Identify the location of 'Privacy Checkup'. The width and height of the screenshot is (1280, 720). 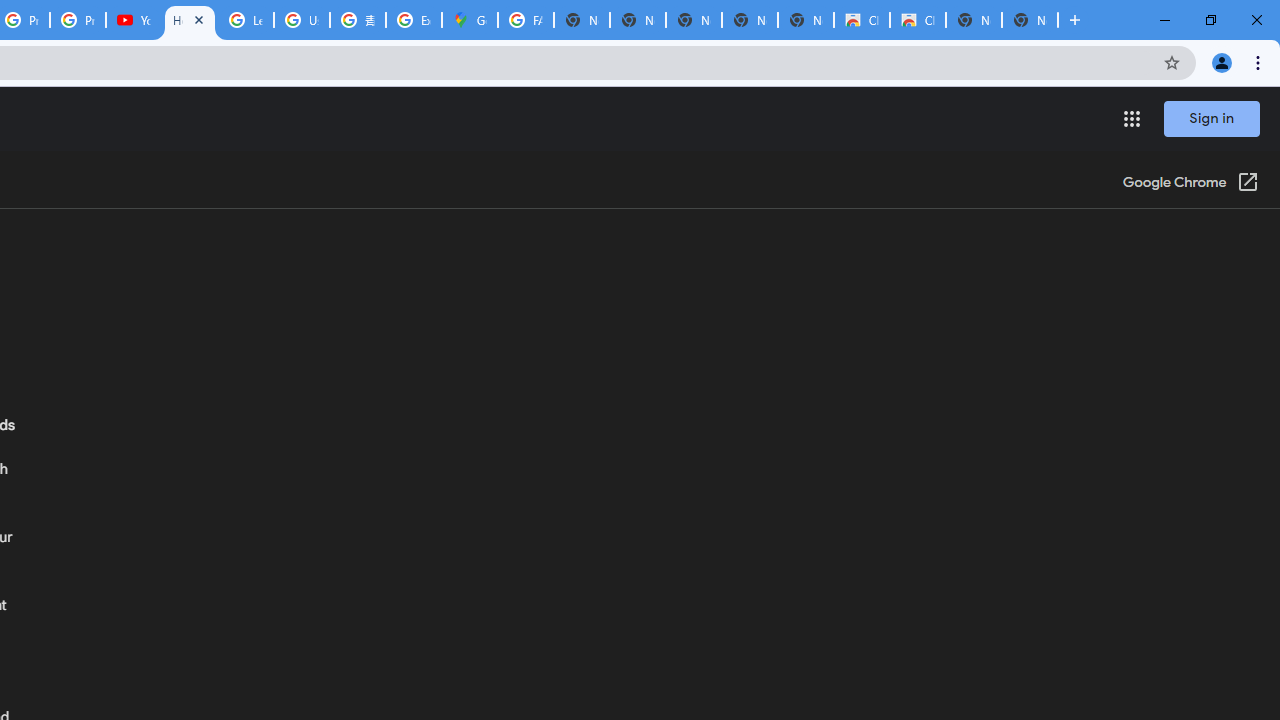
(78, 20).